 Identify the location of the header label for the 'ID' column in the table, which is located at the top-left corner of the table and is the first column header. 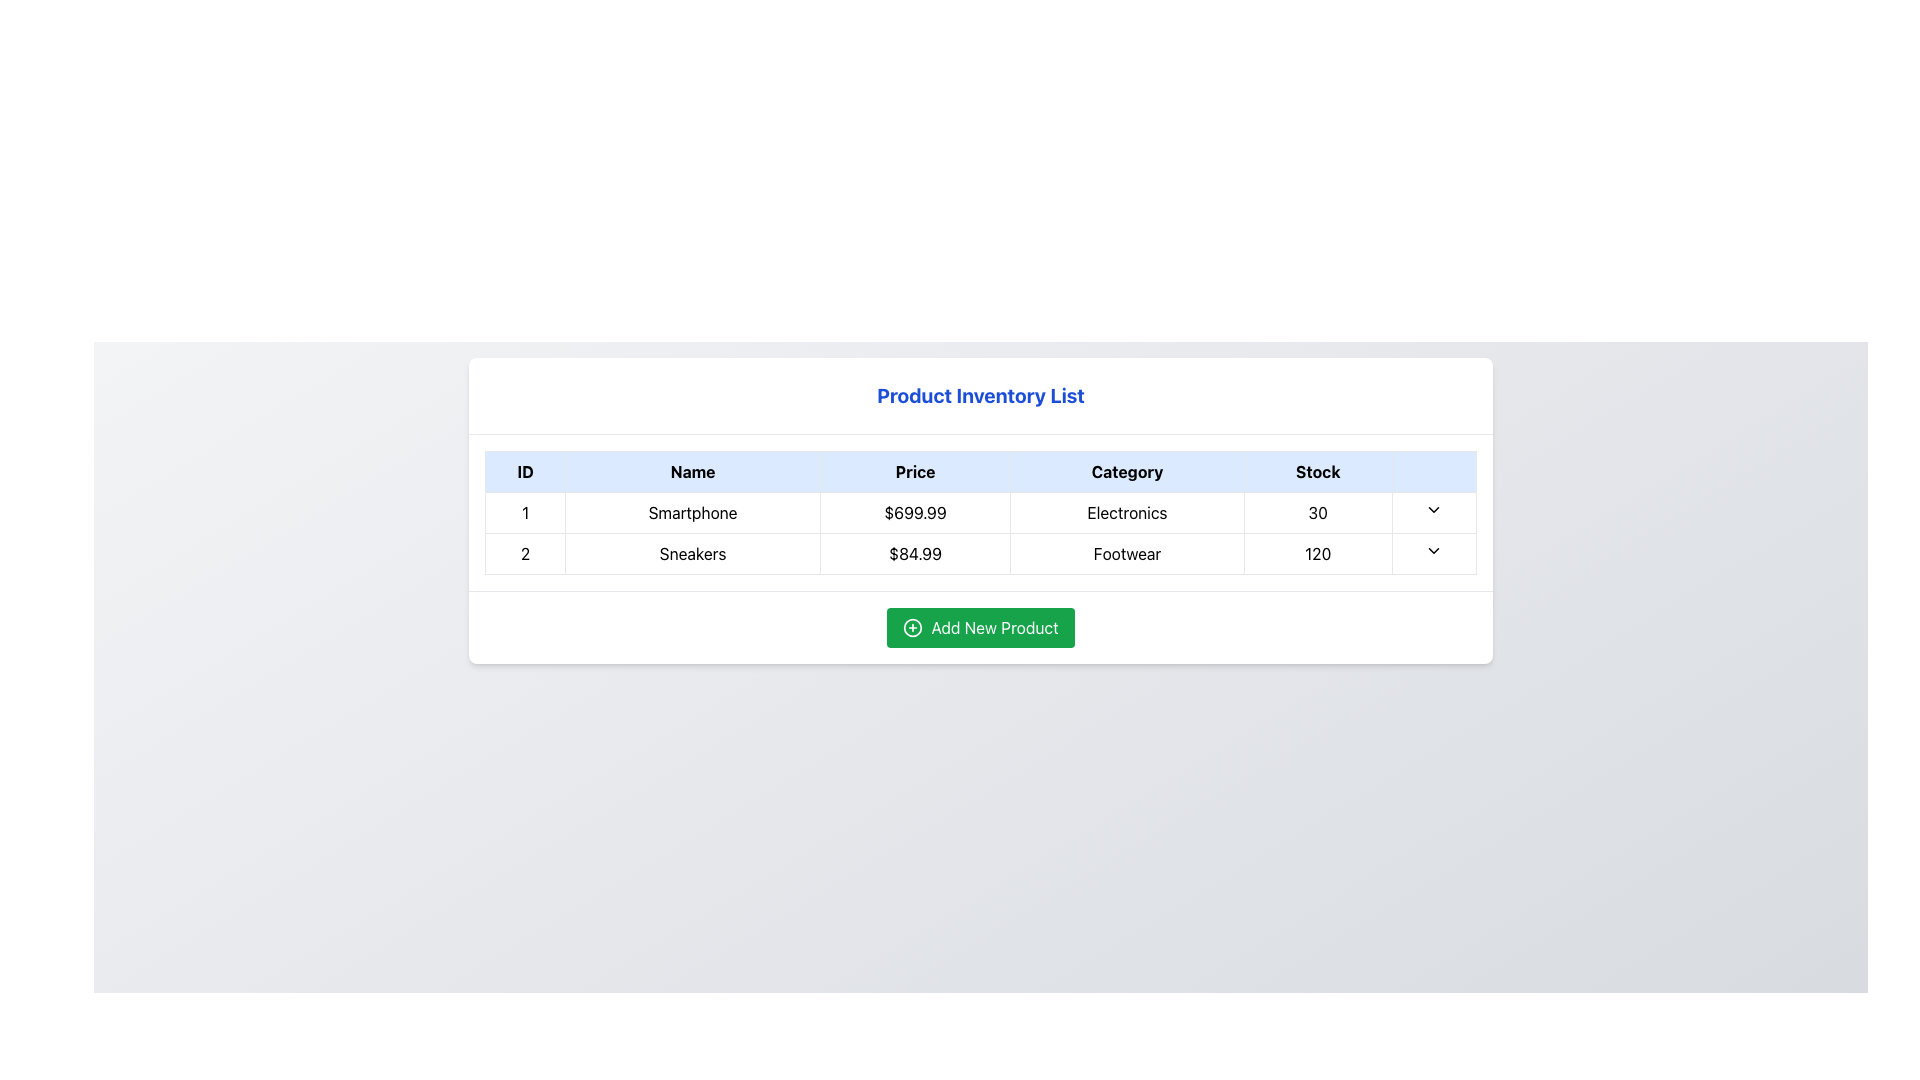
(525, 471).